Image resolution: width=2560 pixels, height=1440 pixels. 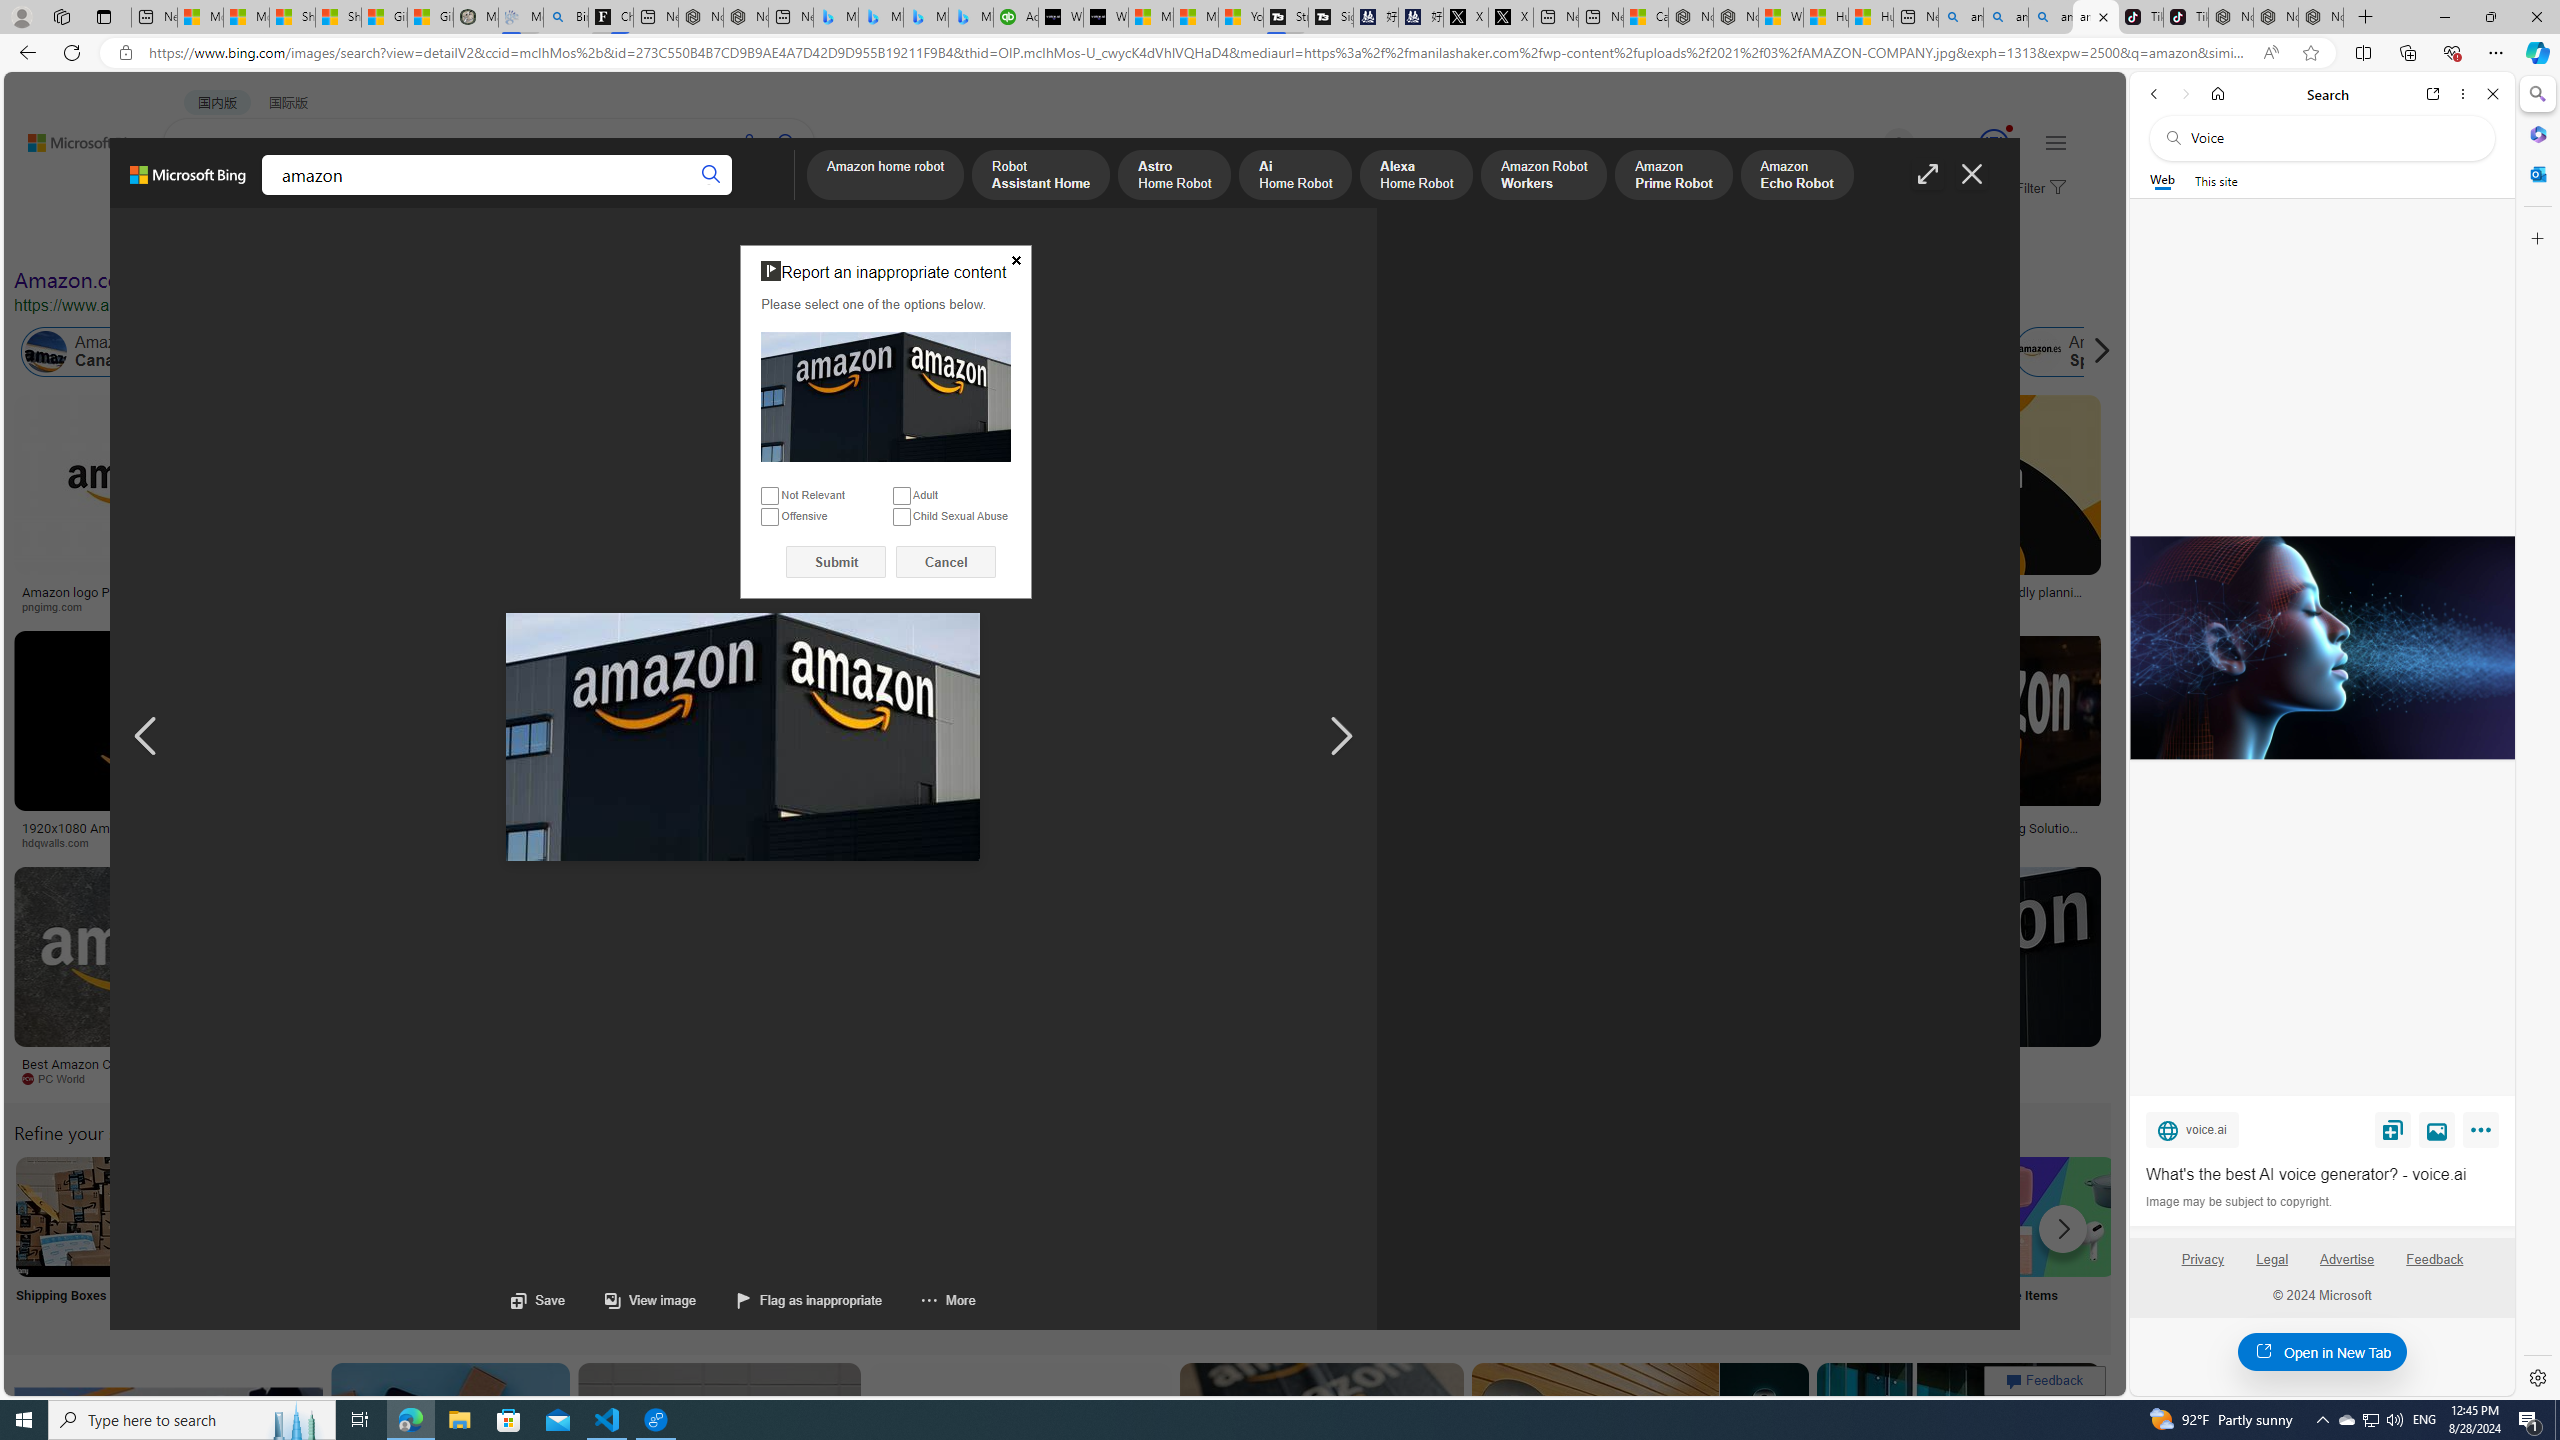 I want to click on 'downdetector.ae', so click(x=1647, y=605).